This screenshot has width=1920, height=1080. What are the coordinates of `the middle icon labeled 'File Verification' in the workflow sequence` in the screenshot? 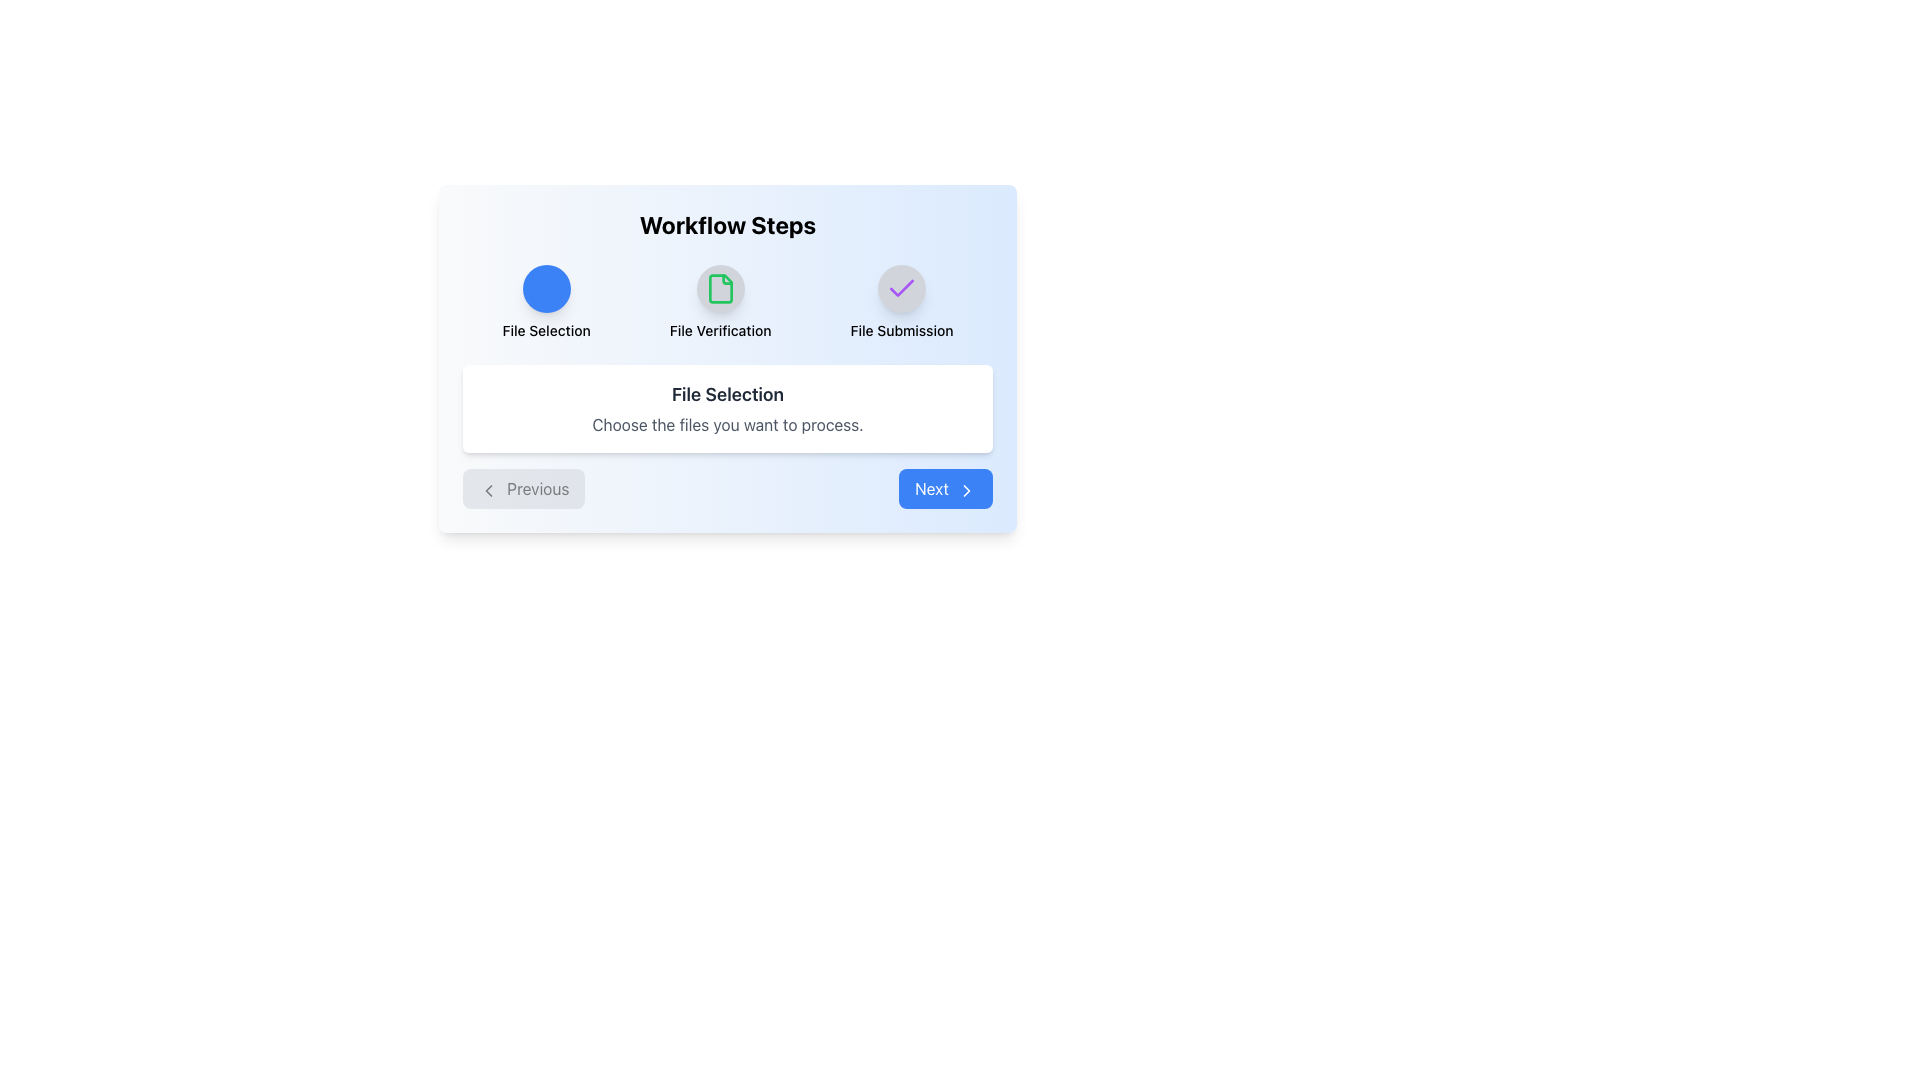 It's located at (720, 289).